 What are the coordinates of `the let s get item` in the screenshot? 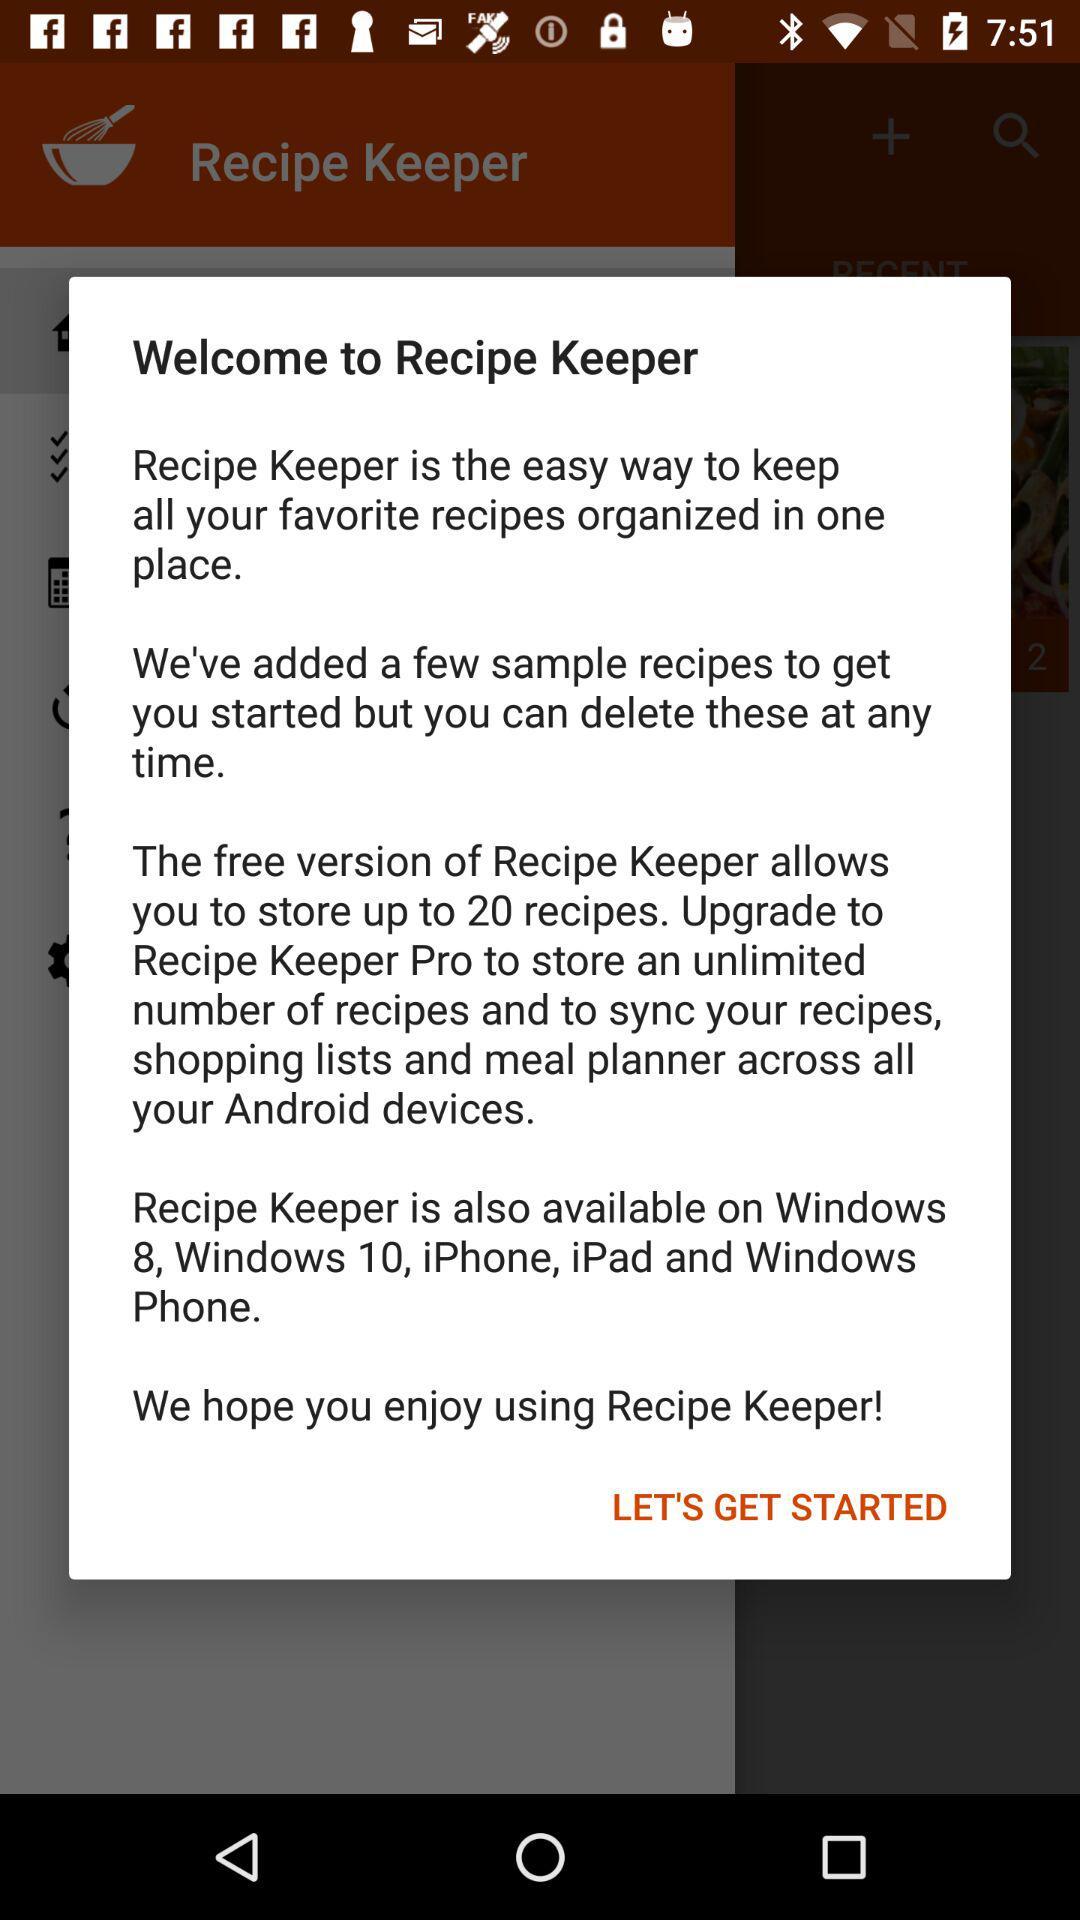 It's located at (778, 1506).